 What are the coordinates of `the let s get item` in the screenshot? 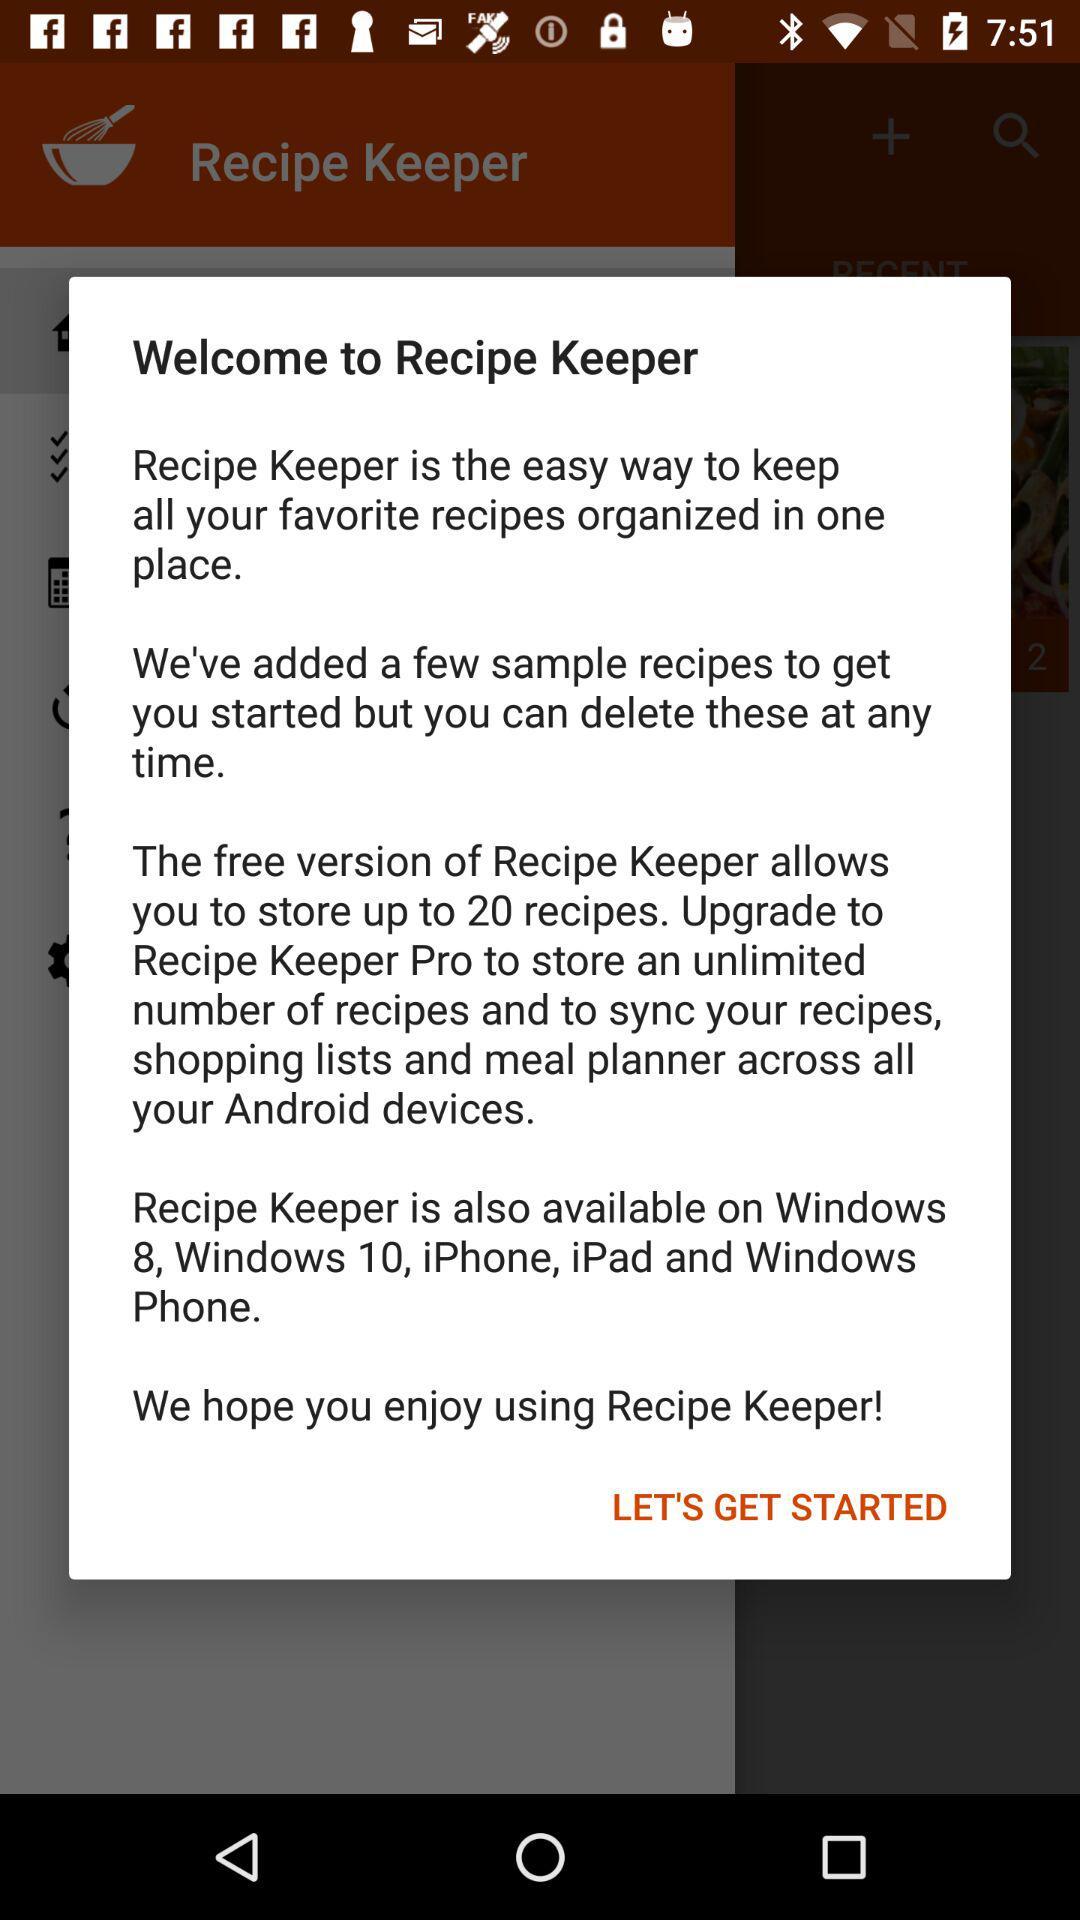 It's located at (778, 1506).